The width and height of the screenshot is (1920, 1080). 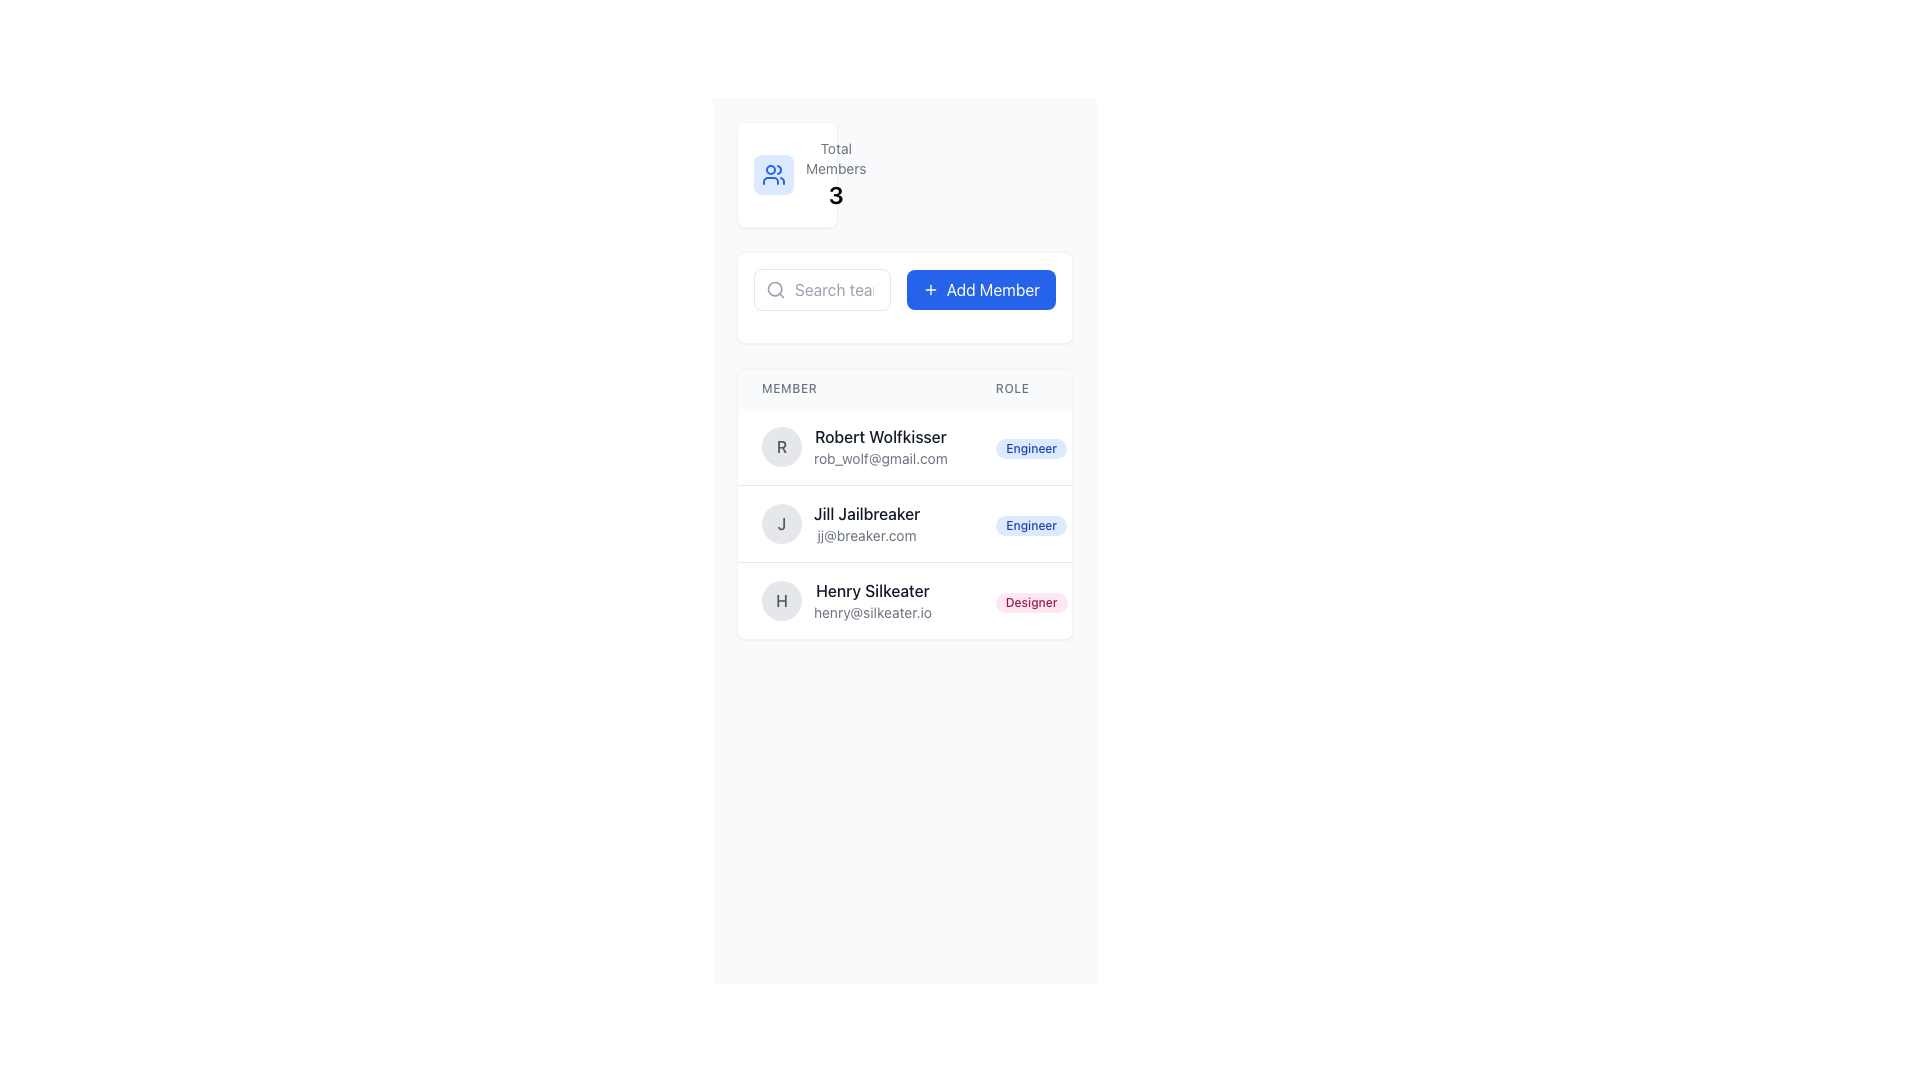 I want to click on the email address in the second row of the member table to copy it, which is located between 'Robert Wolfkisser' and 'Henry Silkeater', so click(x=904, y=503).